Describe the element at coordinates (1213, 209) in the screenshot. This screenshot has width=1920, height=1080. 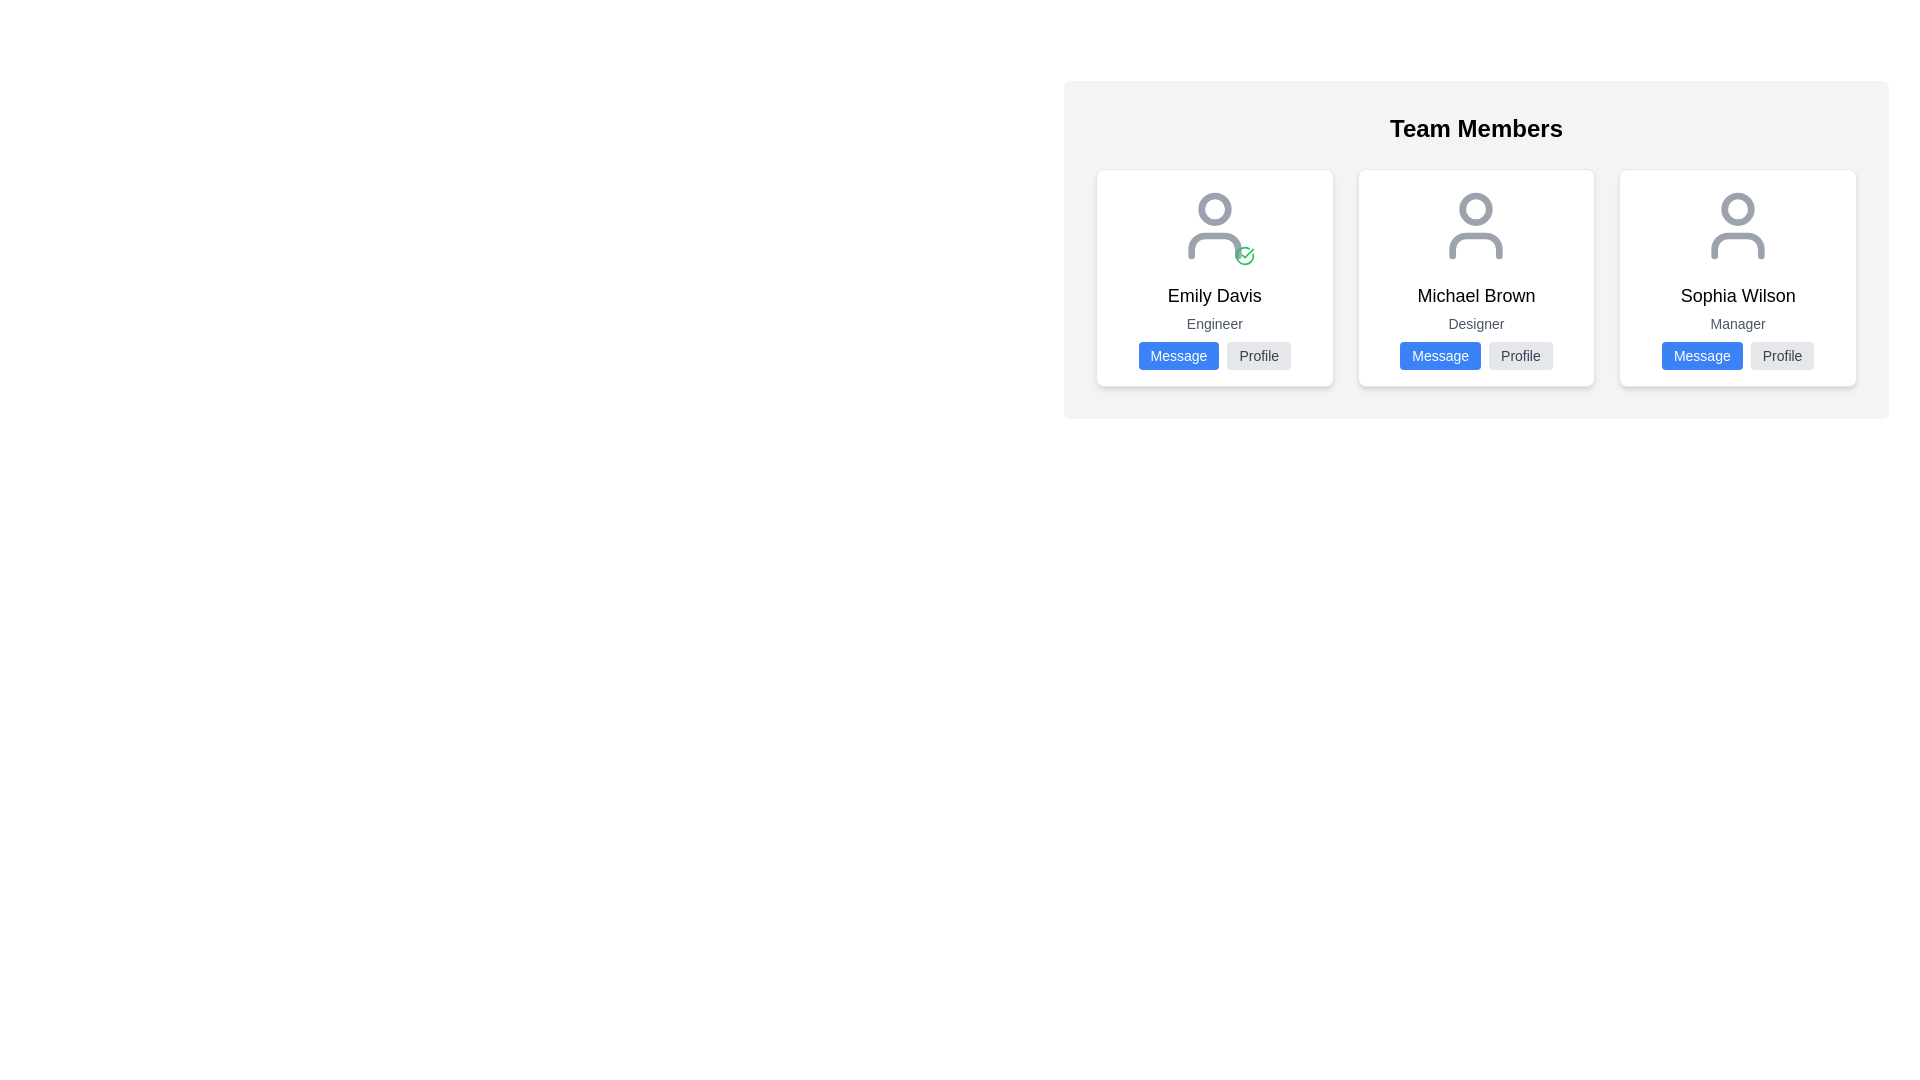
I see `the Avatar Placeholder for the user 'Emily Davis', which is located centrally in the top section of the user profile card` at that location.